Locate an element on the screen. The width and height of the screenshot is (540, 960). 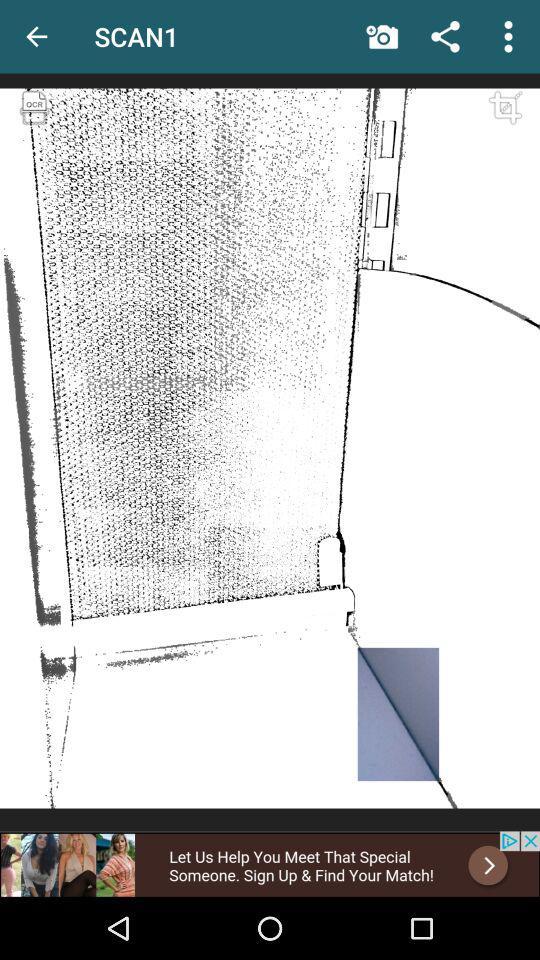
the square icon which is on top right is located at coordinates (500, 127).